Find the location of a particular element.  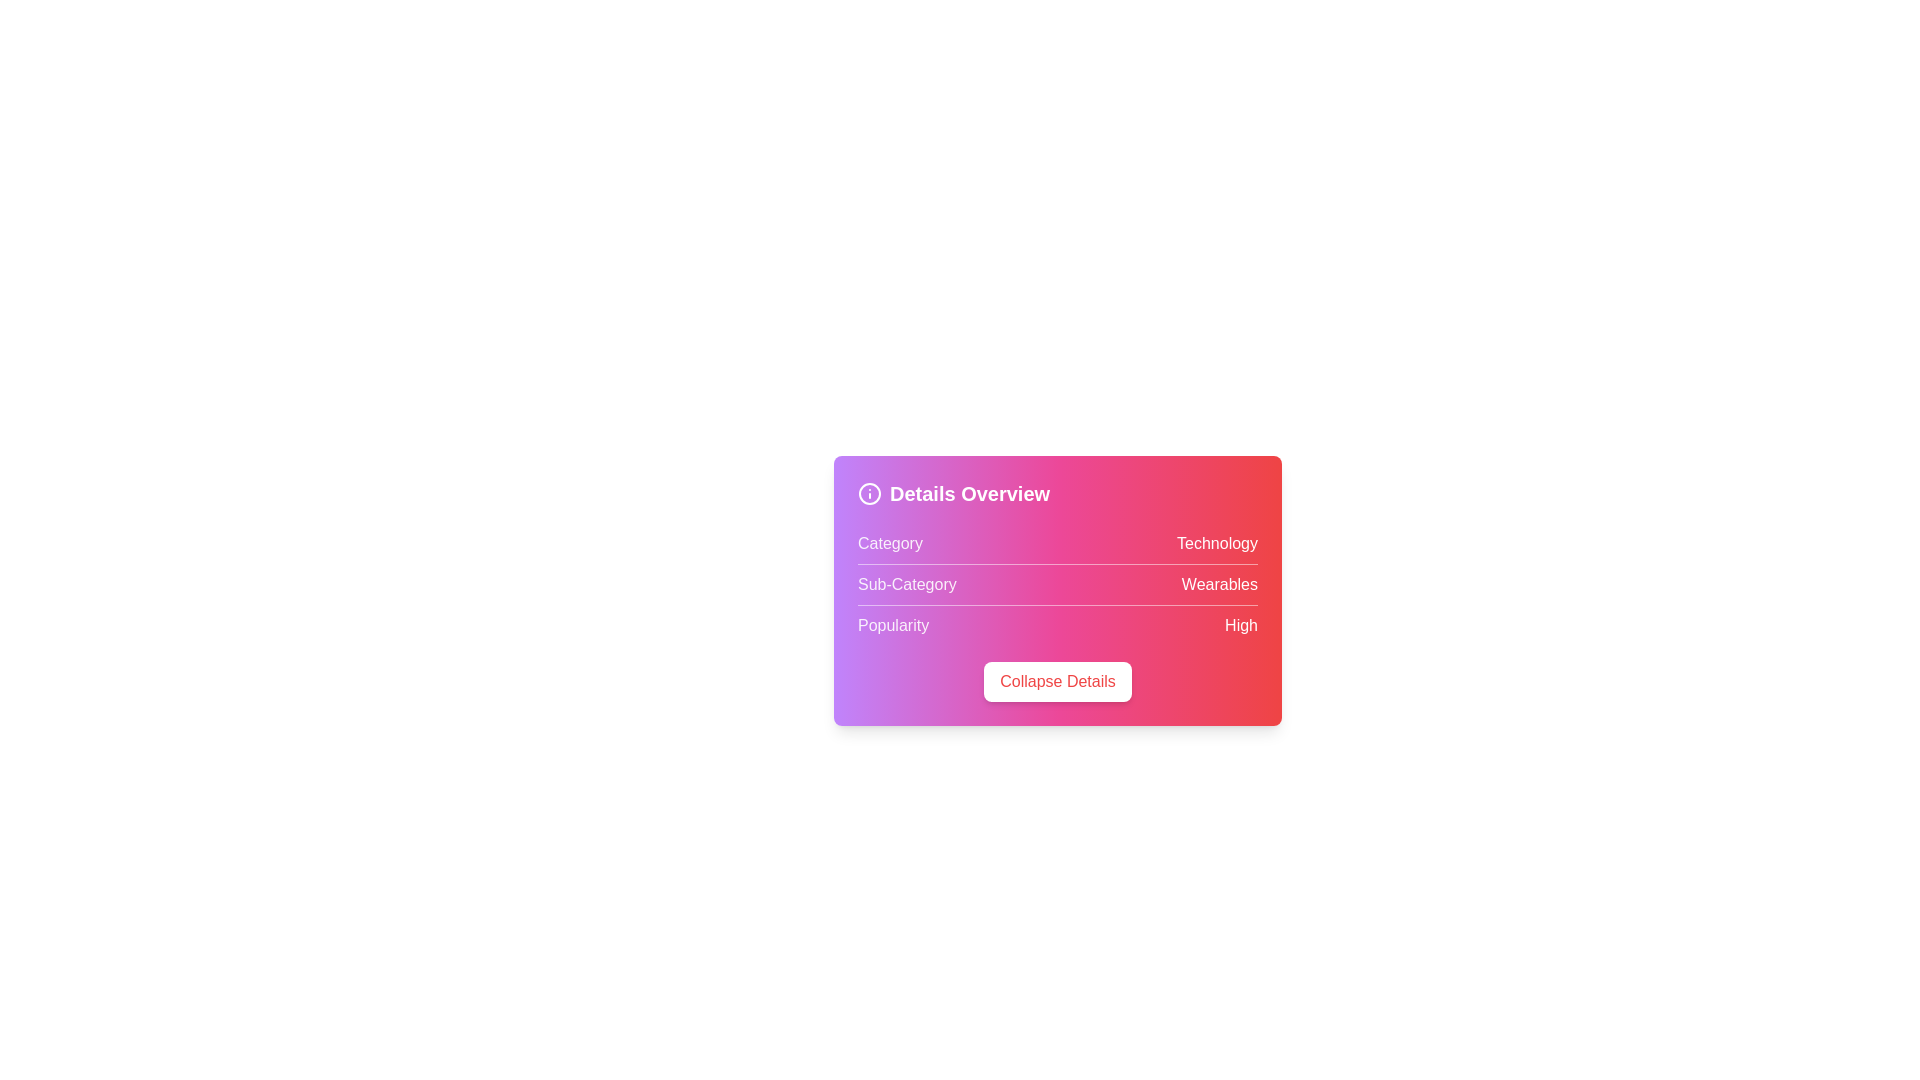

the static text label that corresponds to the category value displayed on the same row as the text 'Technology' is located at coordinates (889, 543).